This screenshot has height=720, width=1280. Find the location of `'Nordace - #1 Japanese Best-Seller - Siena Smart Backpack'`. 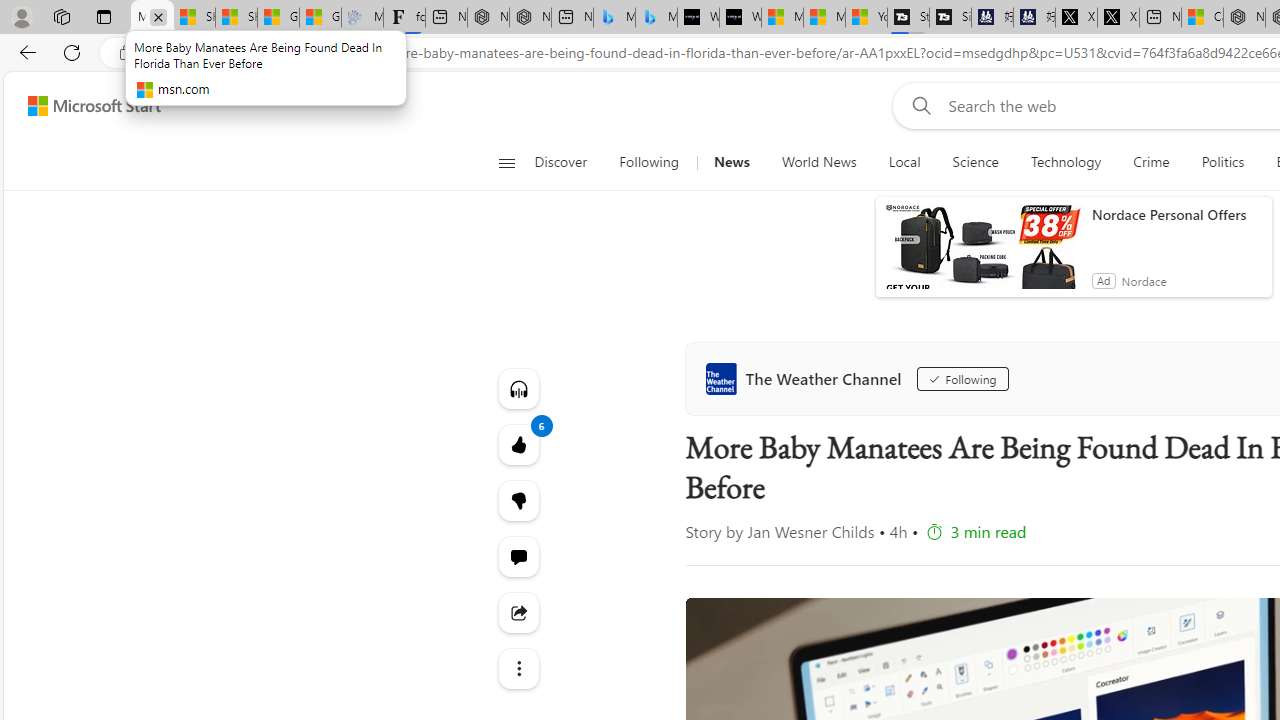

'Nordace - #1 Japanese Best-Seller - Siena Smart Backpack' is located at coordinates (530, 17).